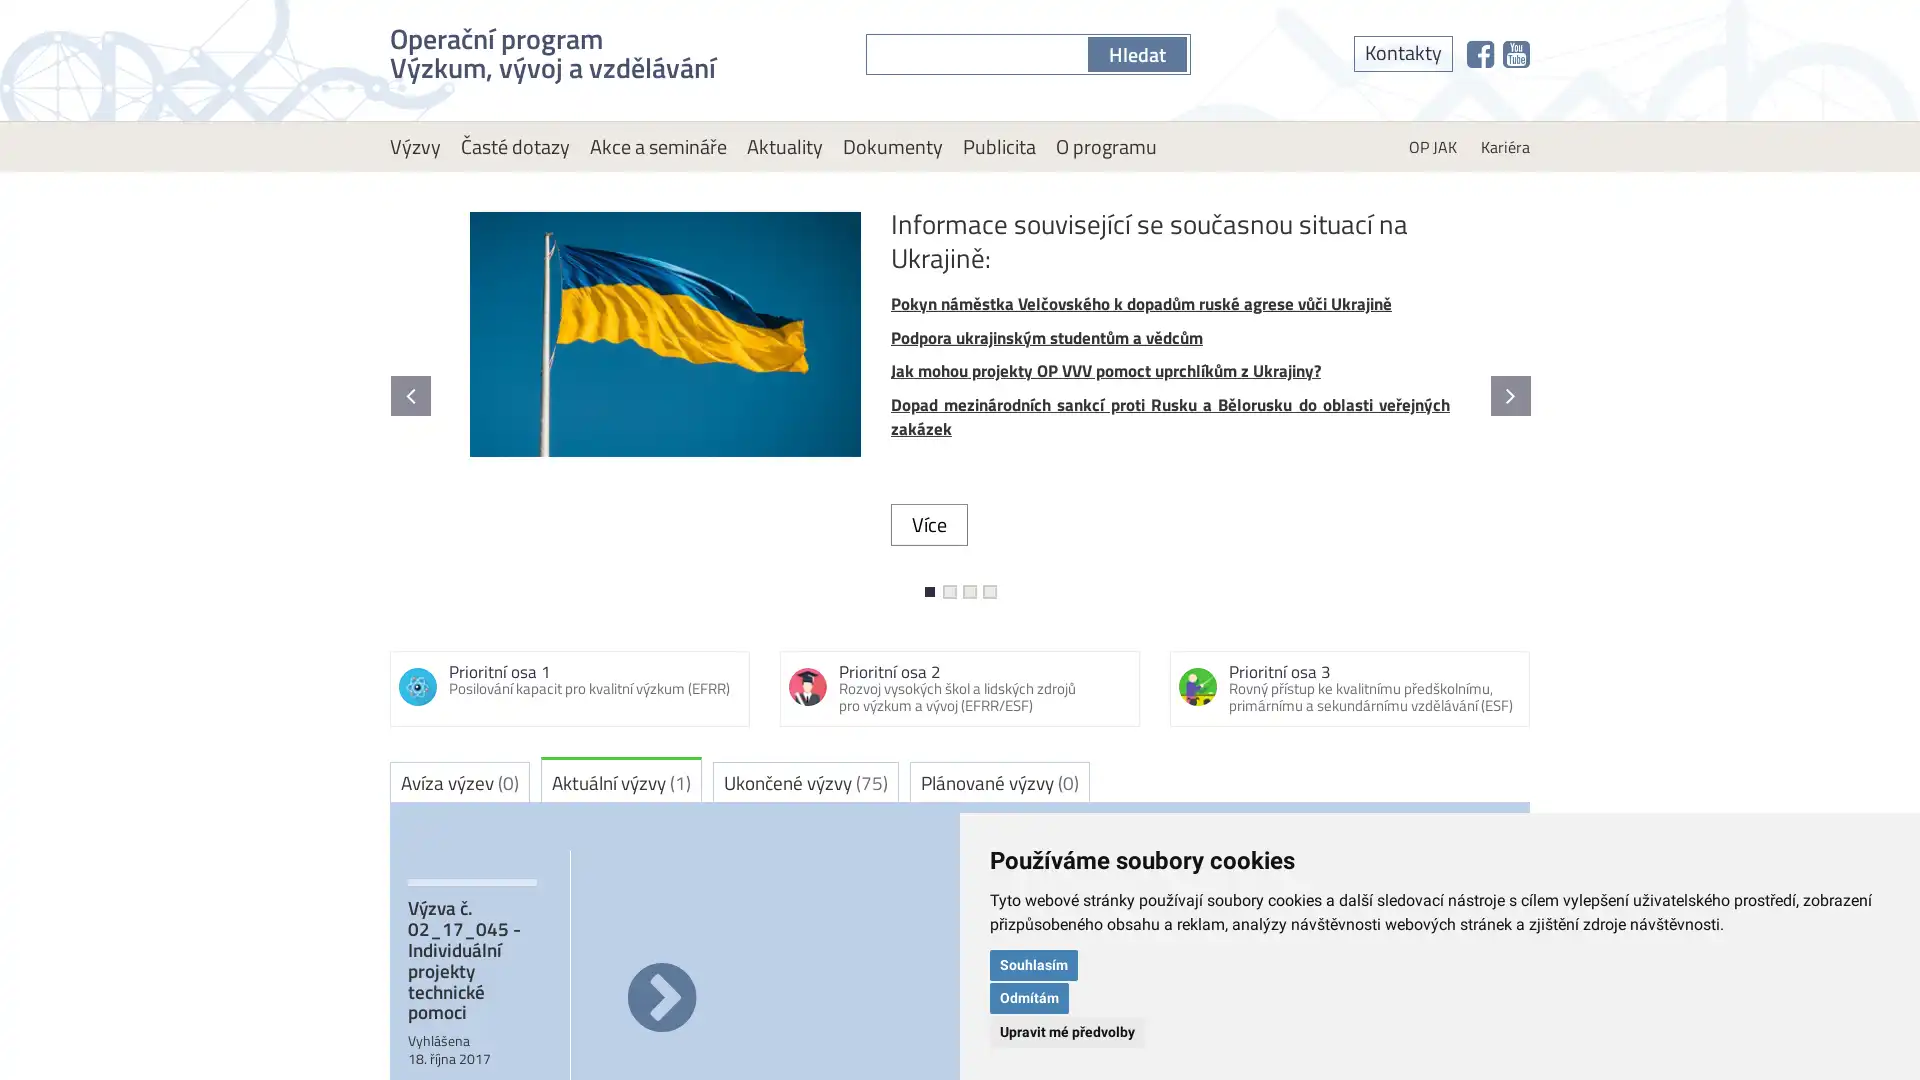  I want to click on Souhlasim, so click(1033, 963).